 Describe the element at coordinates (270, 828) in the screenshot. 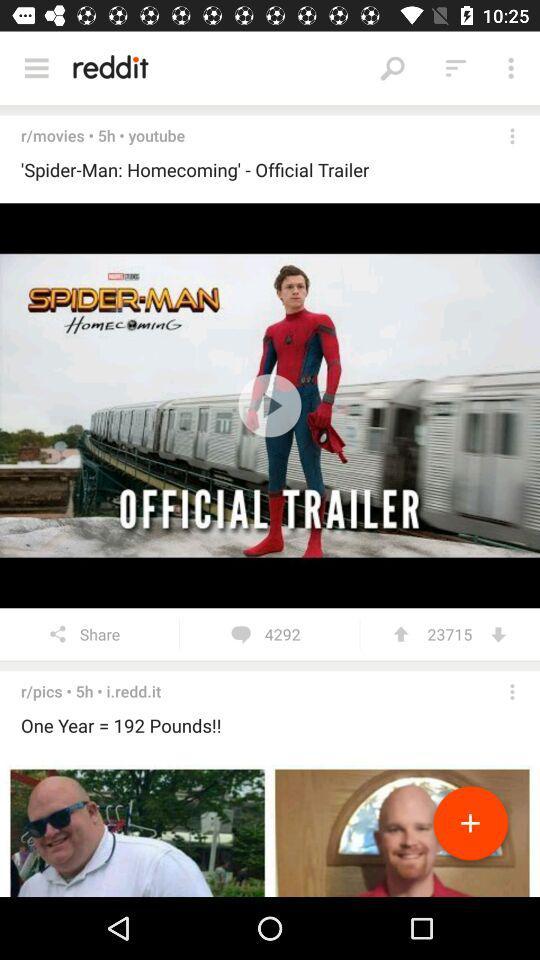

I see `advertisement banner` at that location.